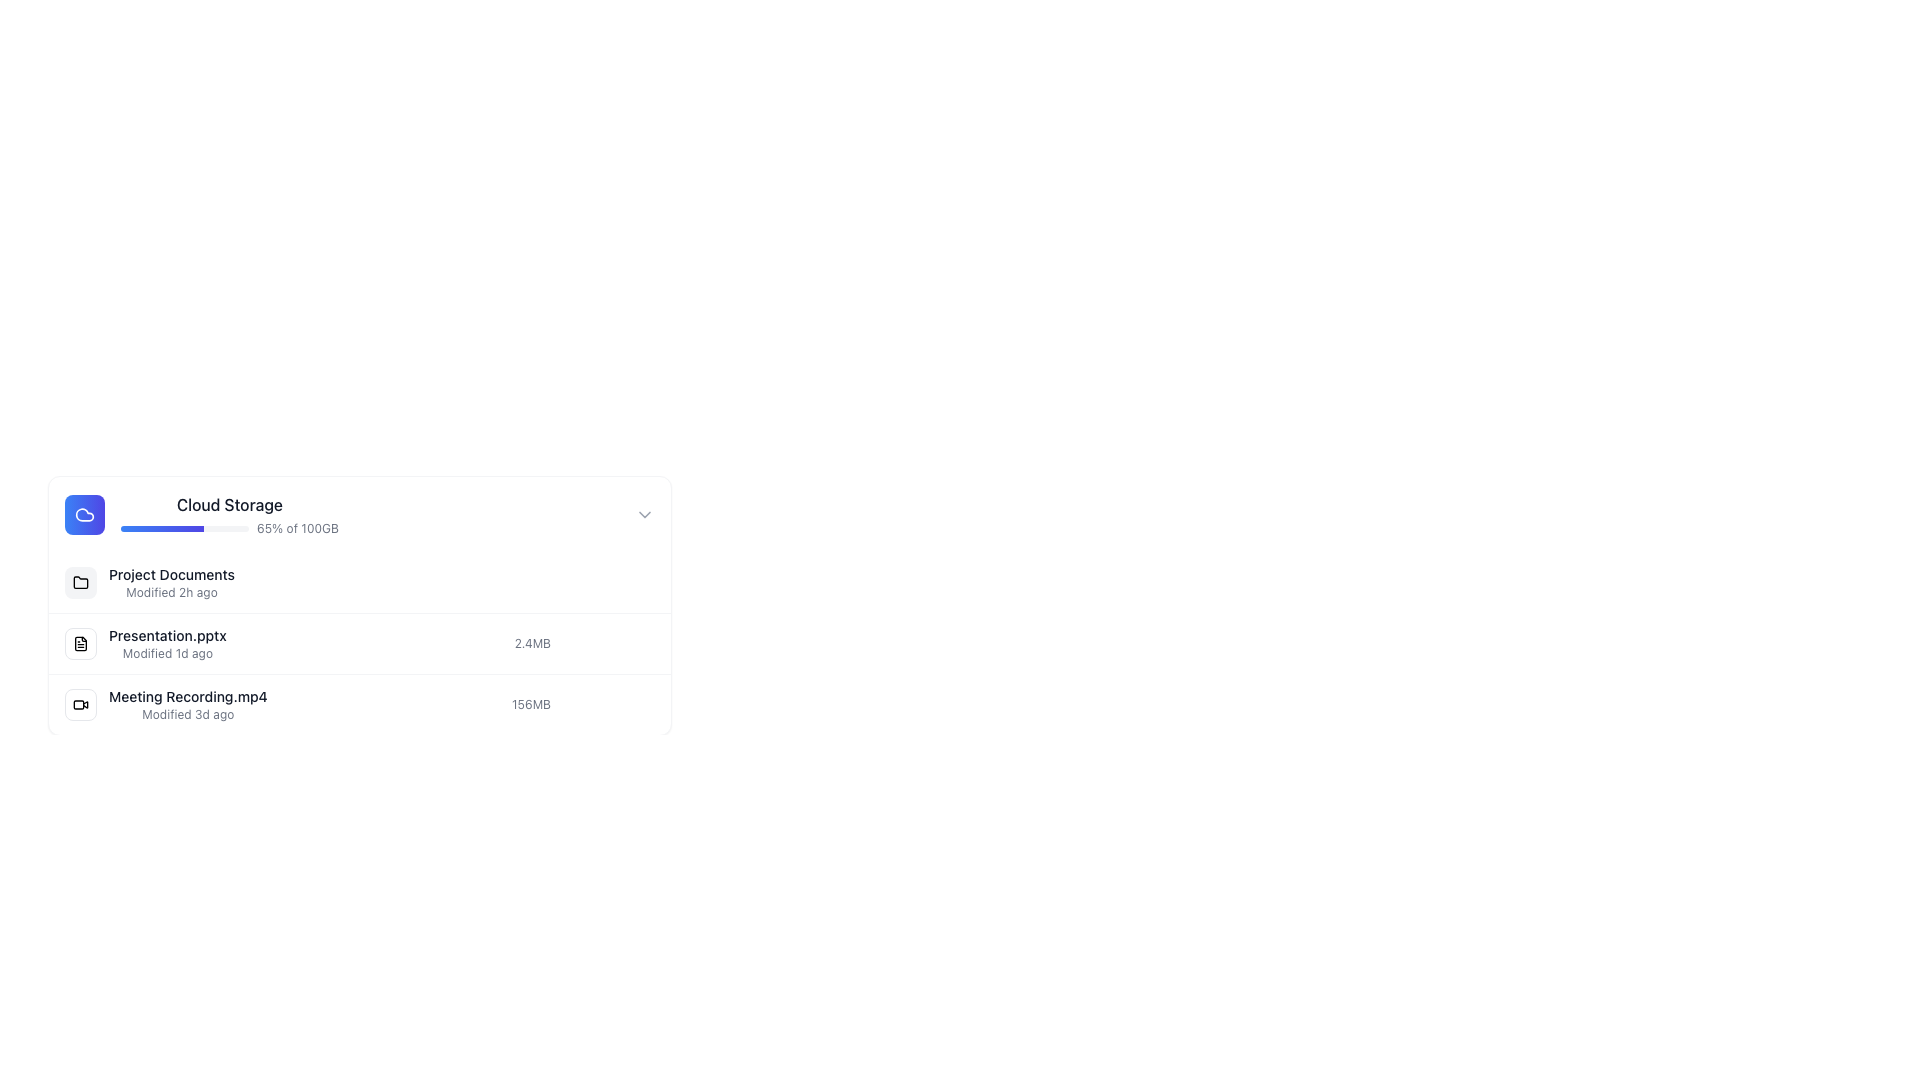 The height and width of the screenshot is (1080, 1920). Describe the element at coordinates (84, 514) in the screenshot. I see `the cloud-shaped SVG icon located within a blue square, adjacent to the title 'Cloud Storage'` at that location.